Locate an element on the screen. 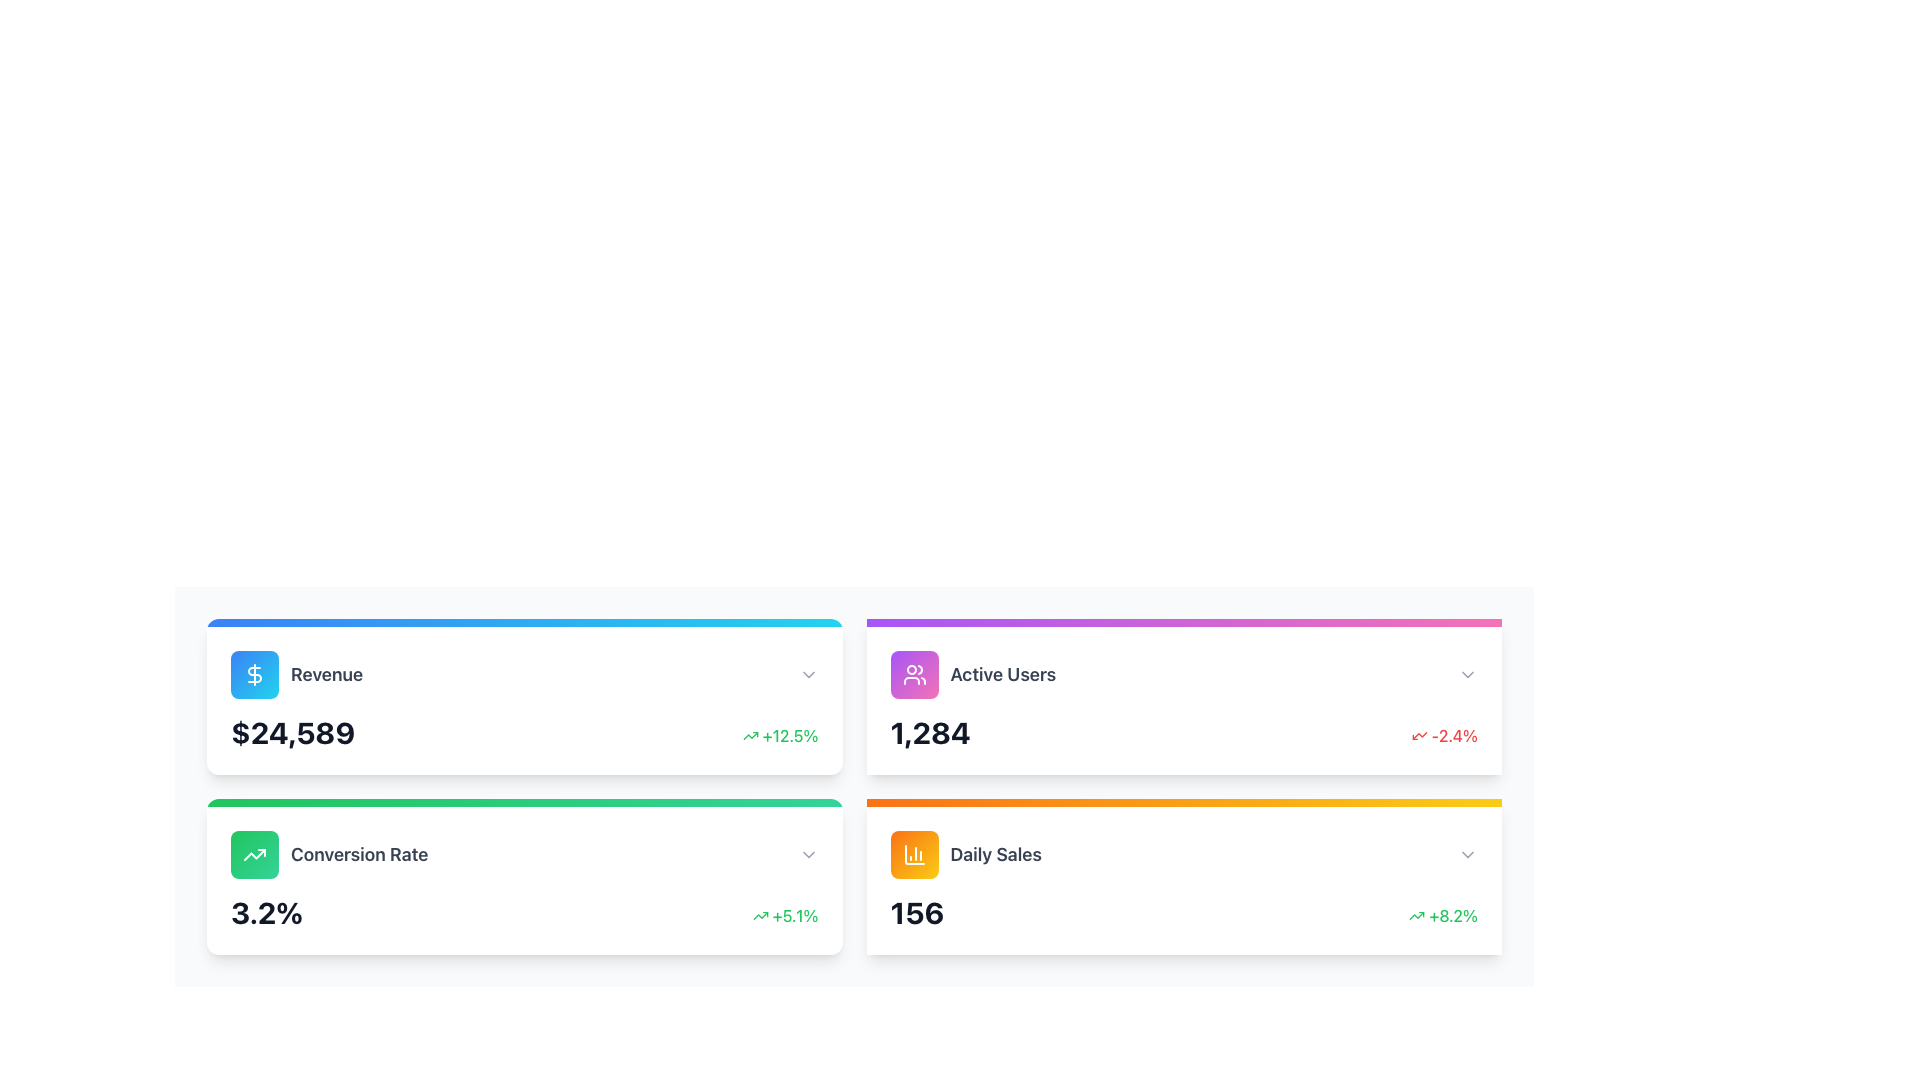  the decorative icon associated with the 'Daily Sales' card located in the bottom-right corner of the interface is located at coordinates (913, 855).